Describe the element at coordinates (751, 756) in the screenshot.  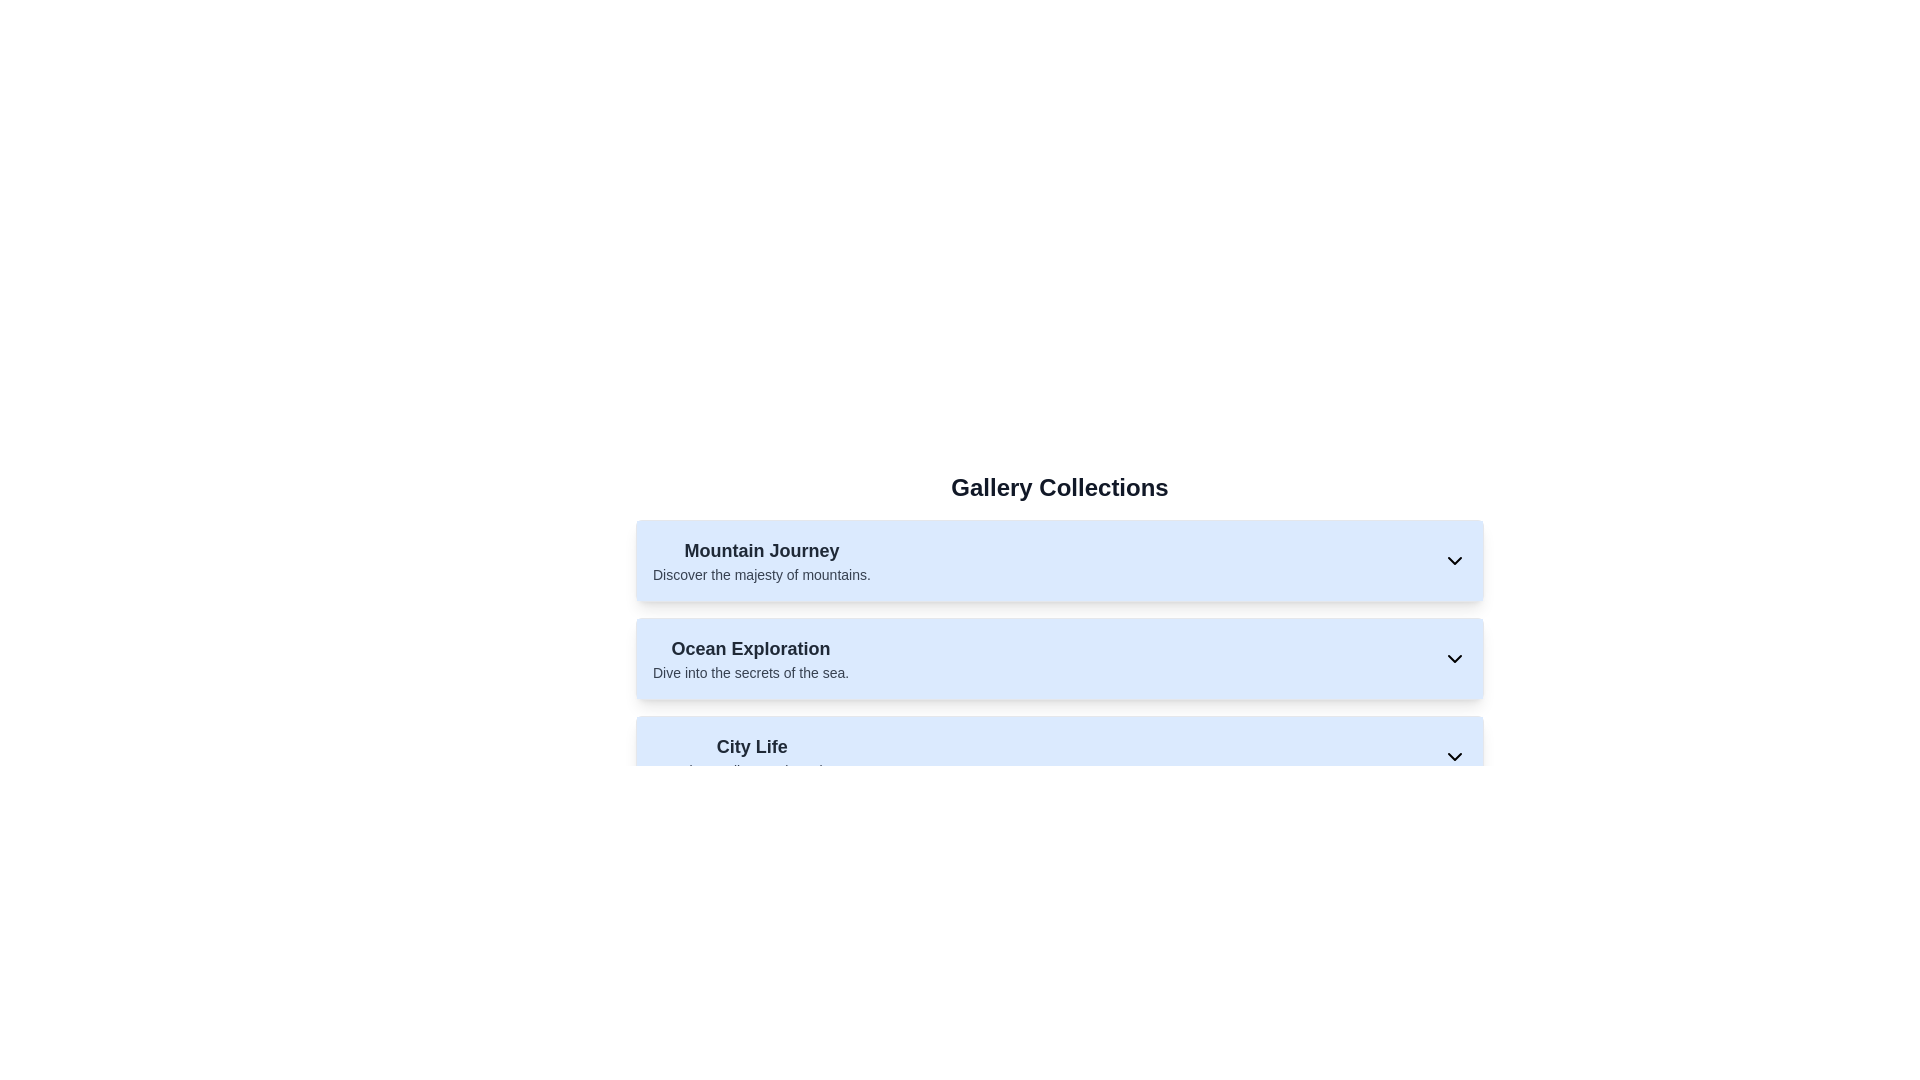
I see `descriptive text block titled 'City Life', which is the third item in a vertical list located between 'Ocean Exploration' and other content` at that location.